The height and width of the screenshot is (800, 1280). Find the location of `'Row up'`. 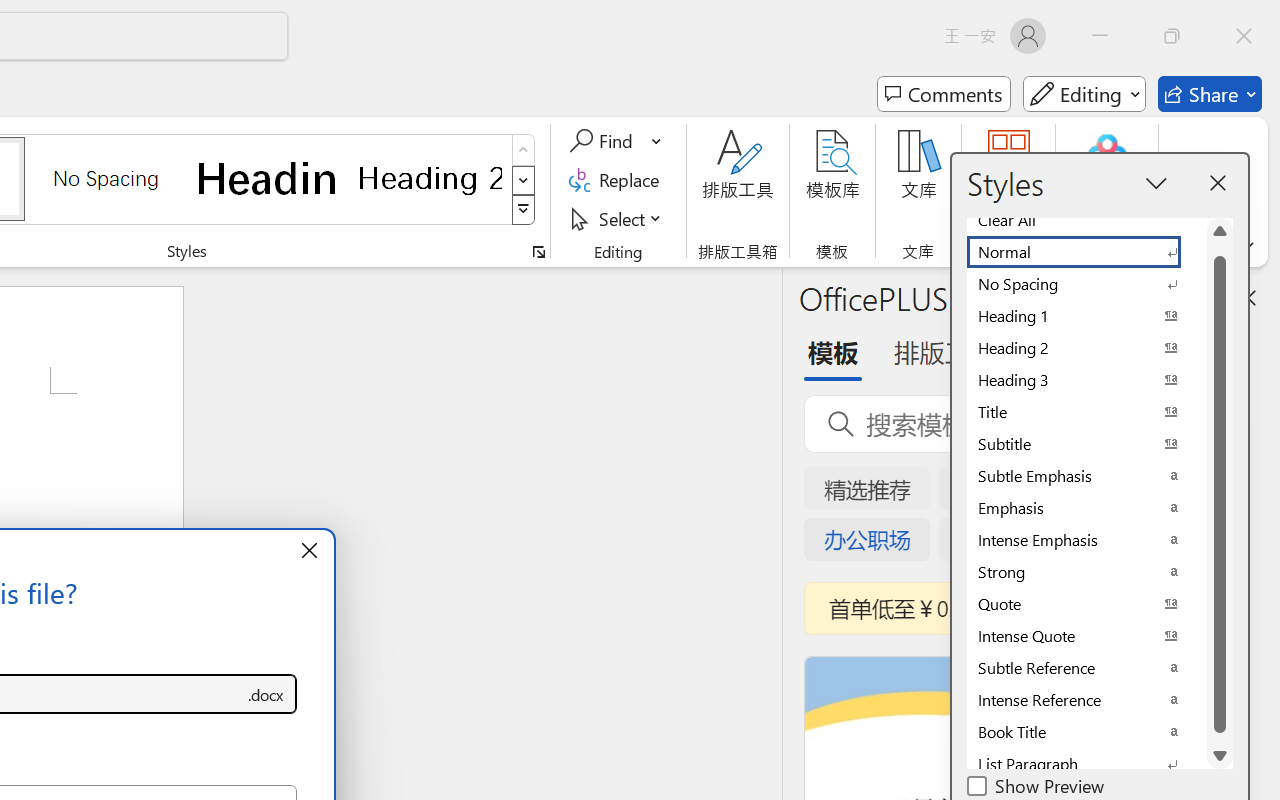

'Row up' is located at coordinates (523, 150).